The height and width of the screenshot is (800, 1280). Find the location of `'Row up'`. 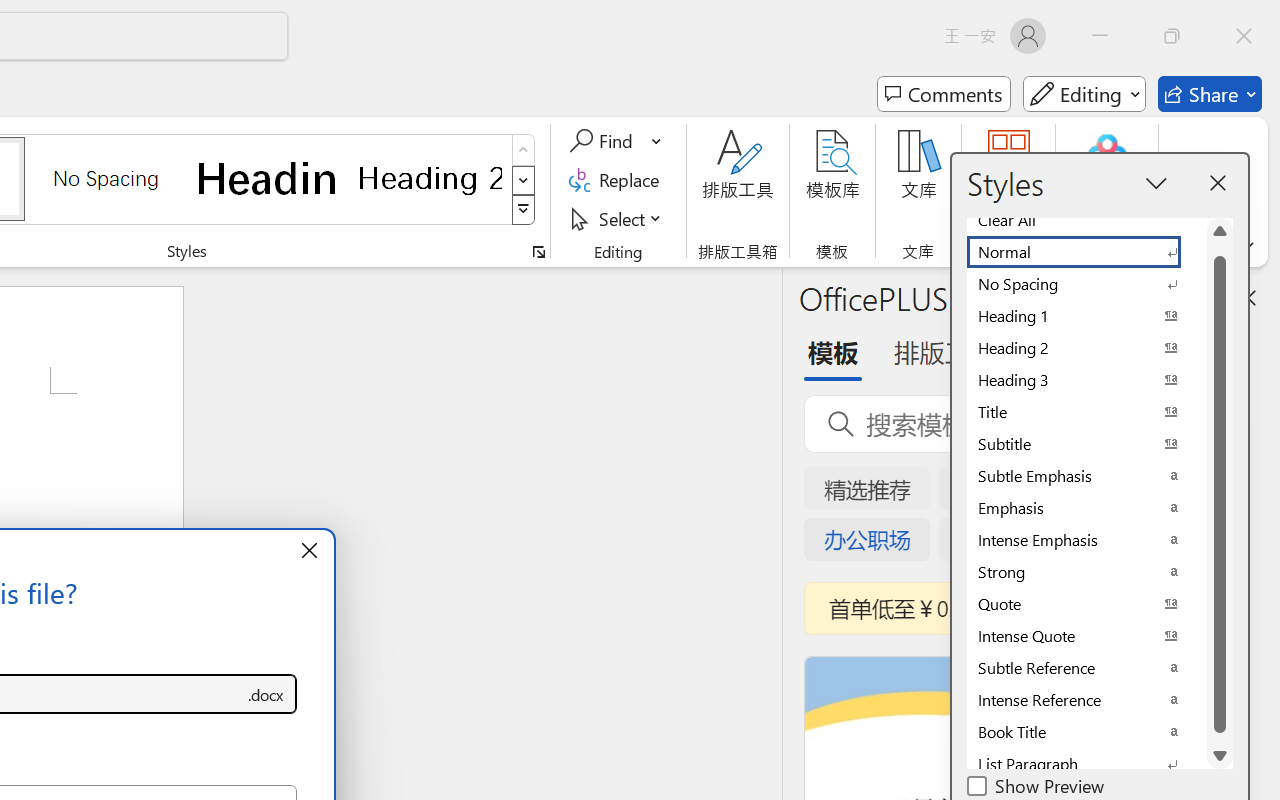

'Row up' is located at coordinates (523, 150).